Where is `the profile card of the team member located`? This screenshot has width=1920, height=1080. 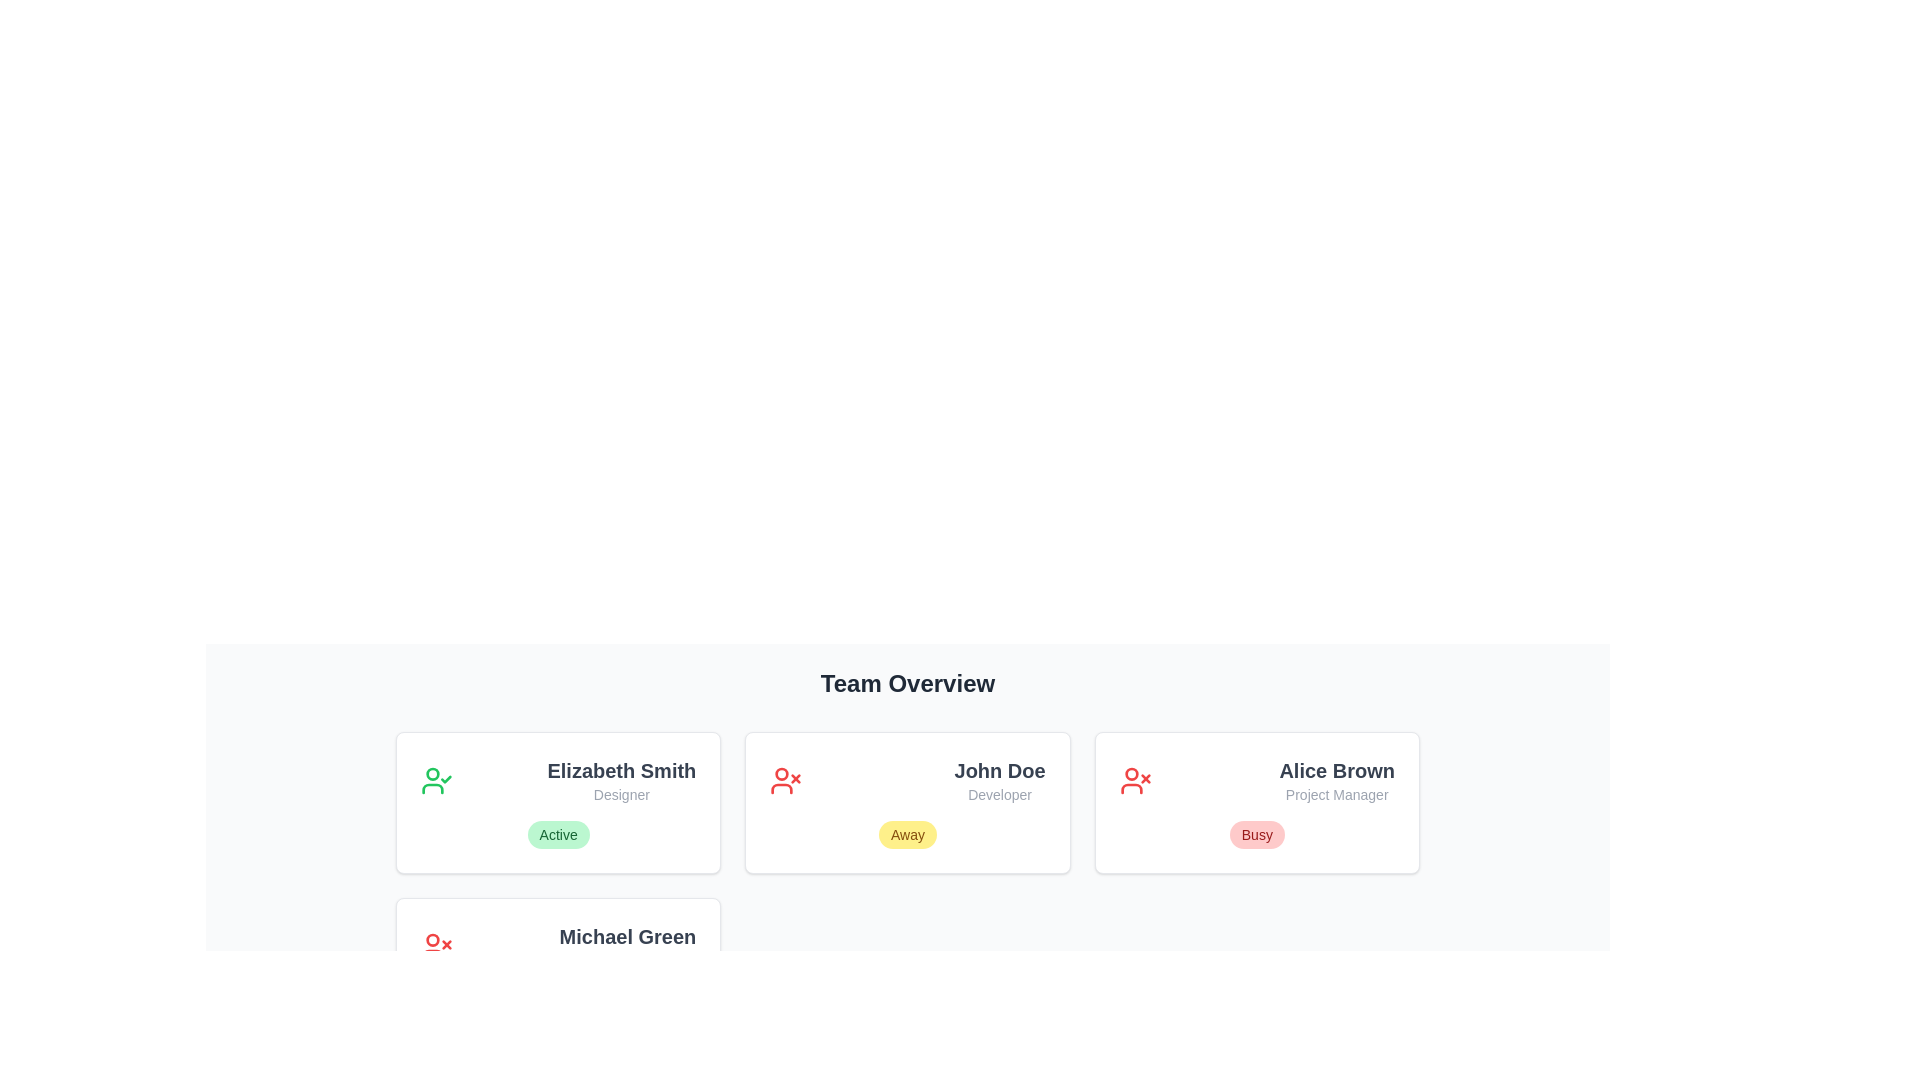
the profile card of the team member located is located at coordinates (1256, 801).